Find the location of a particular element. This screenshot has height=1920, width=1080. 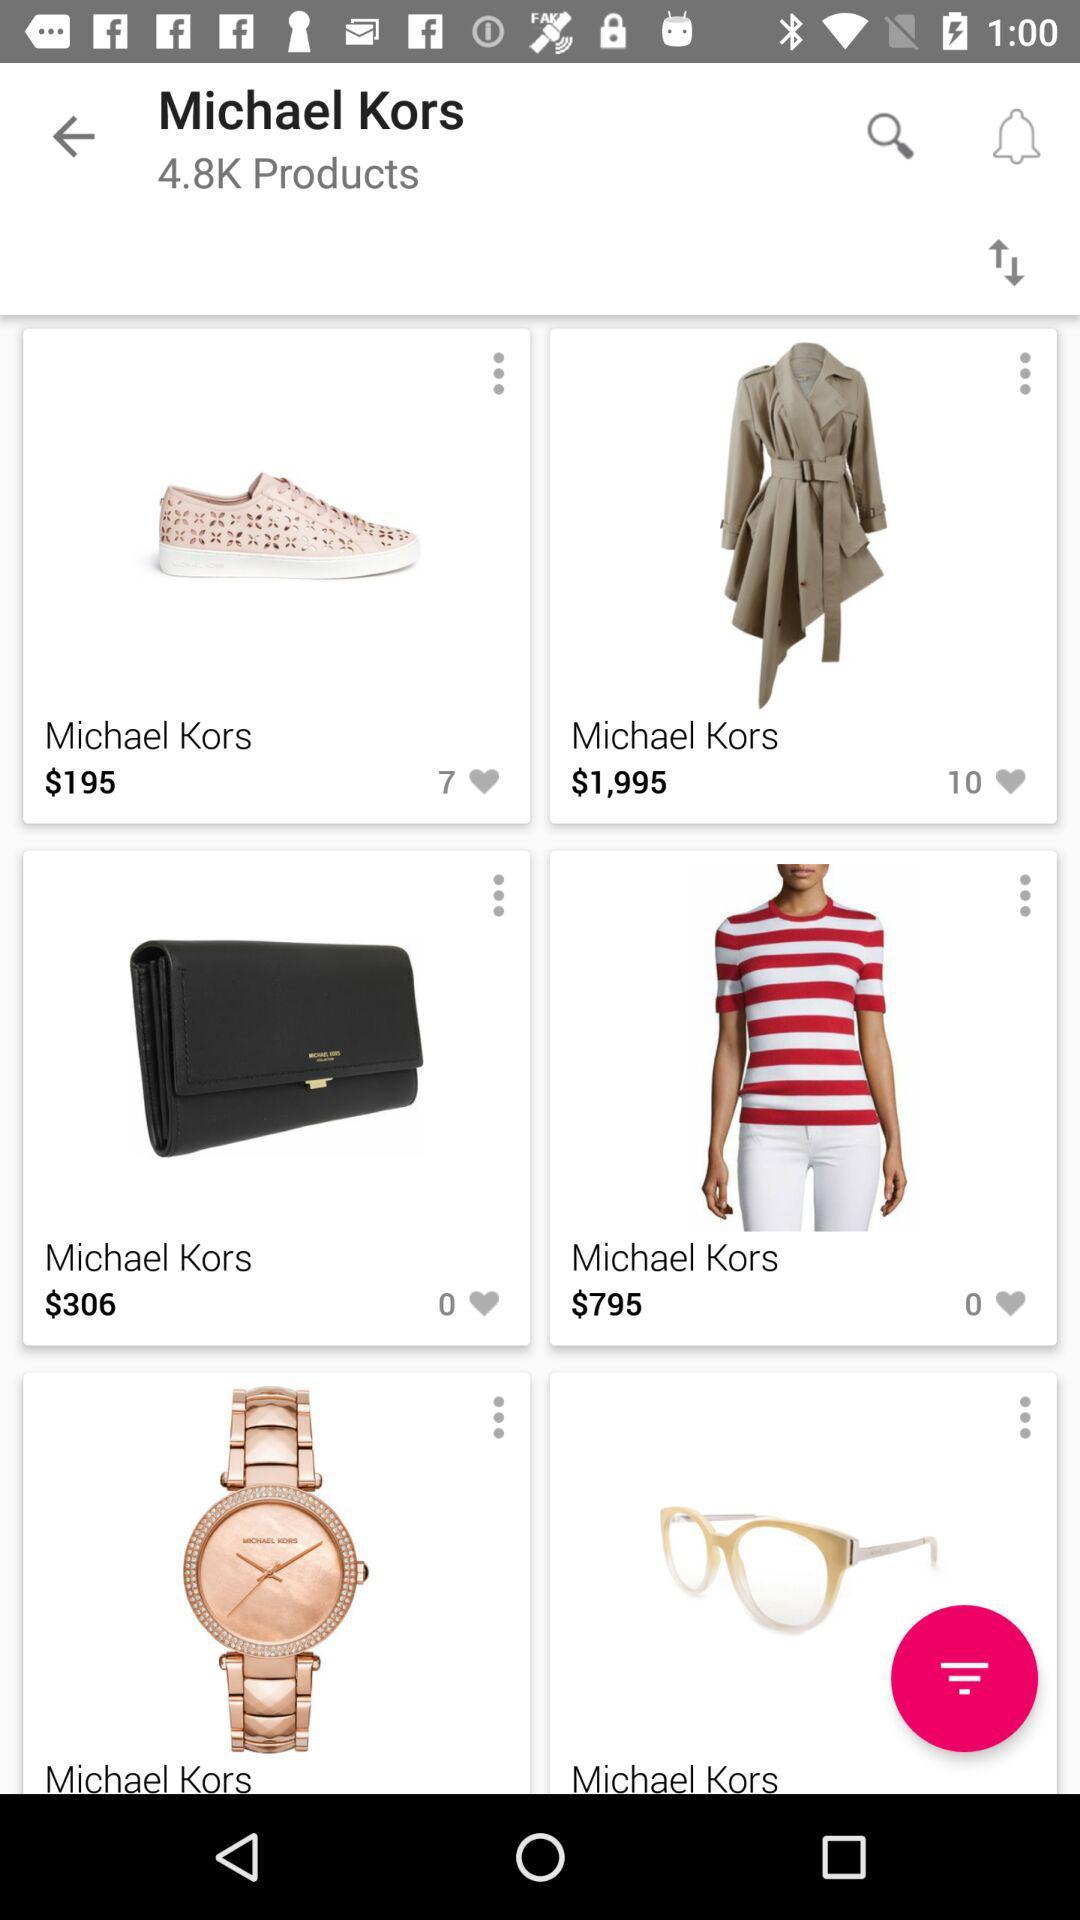

item to the right of $1,995 icon is located at coordinates (919, 780).